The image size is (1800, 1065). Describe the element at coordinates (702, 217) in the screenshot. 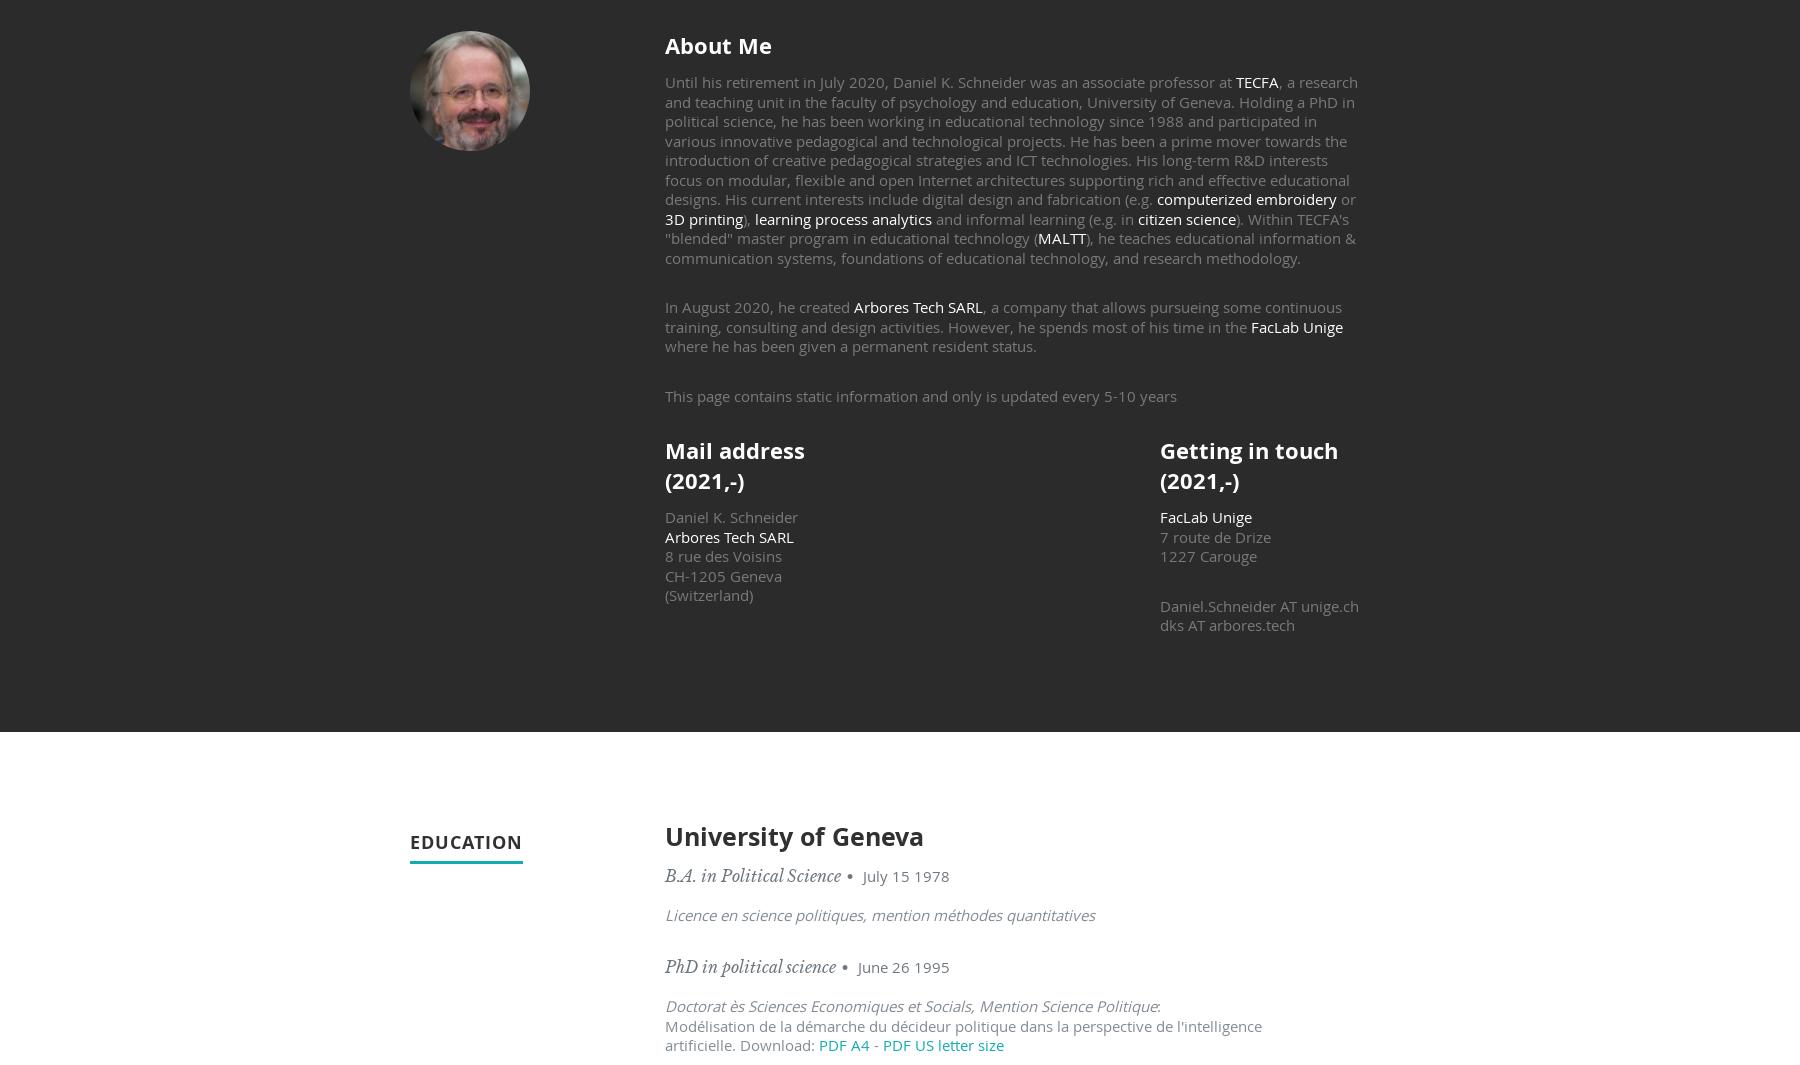

I see `'3D printing'` at that location.